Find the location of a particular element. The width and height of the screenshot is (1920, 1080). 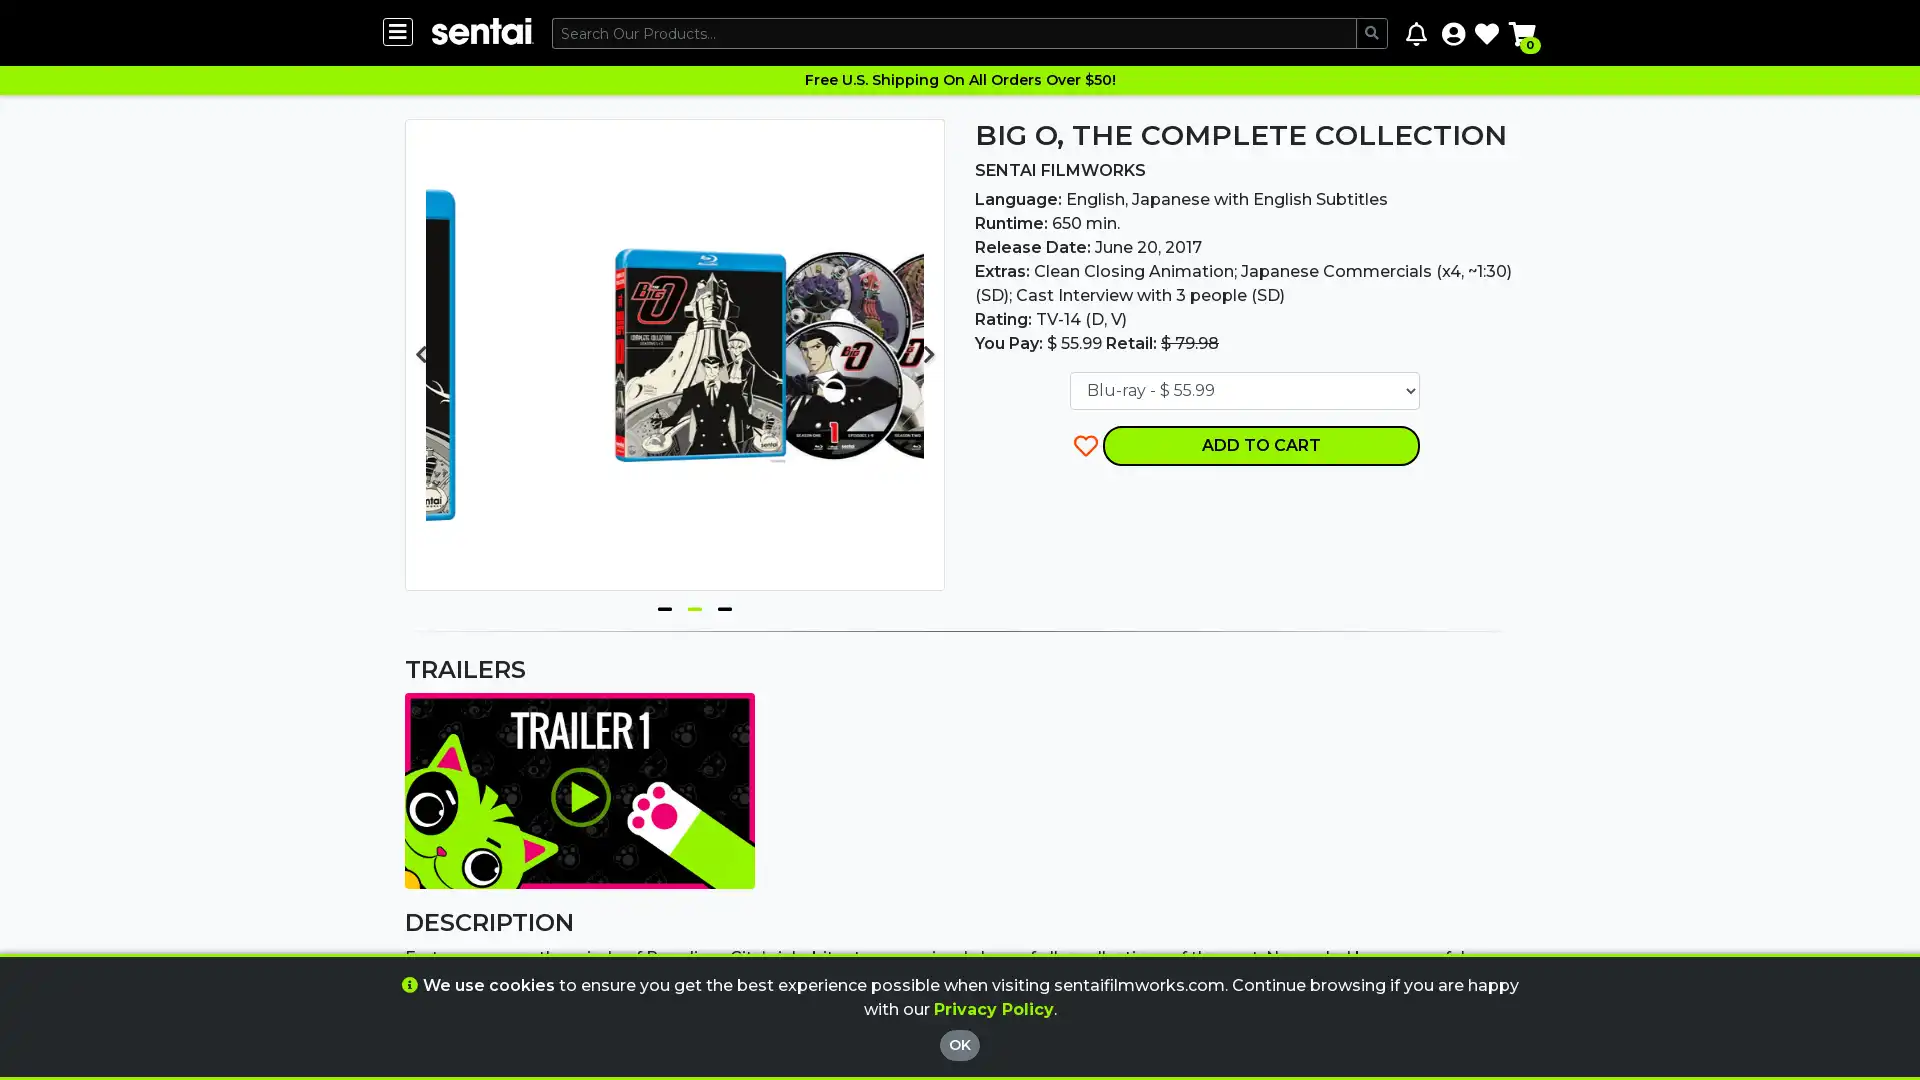

Wishlist is located at coordinates (1487, 33).